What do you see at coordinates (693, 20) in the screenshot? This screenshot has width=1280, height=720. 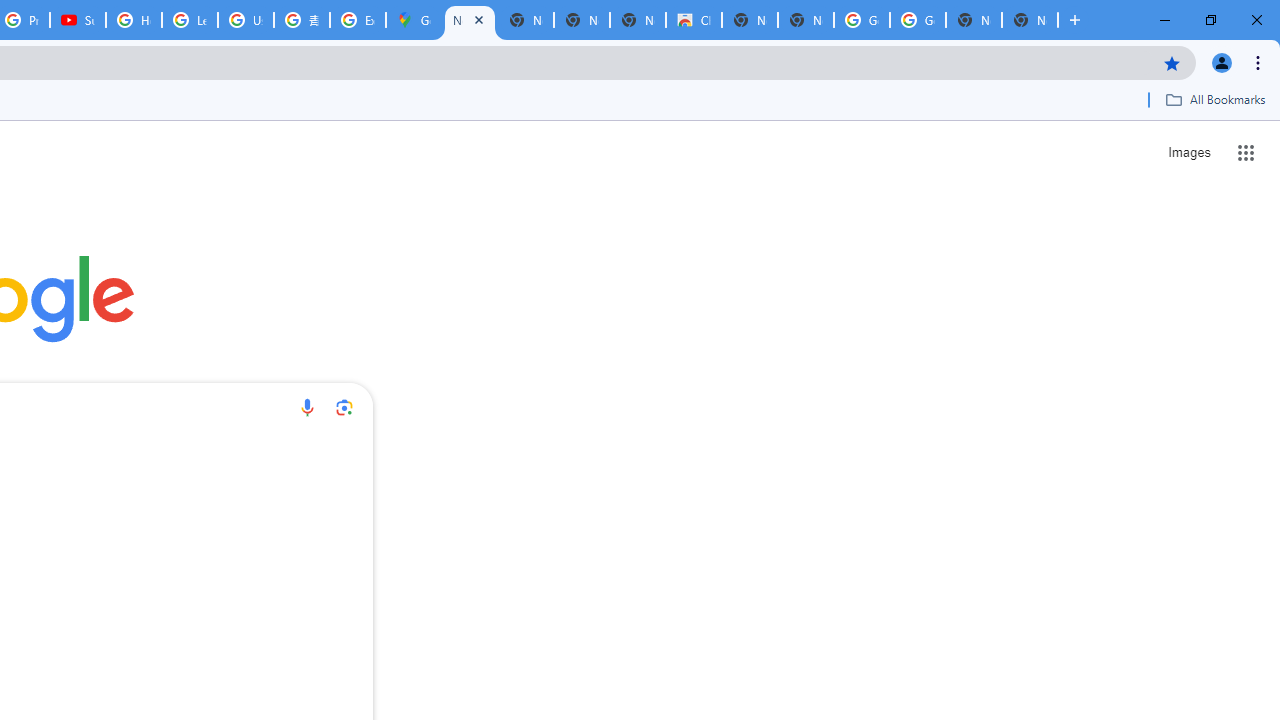 I see `'Chrome Web Store'` at bounding box center [693, 20].